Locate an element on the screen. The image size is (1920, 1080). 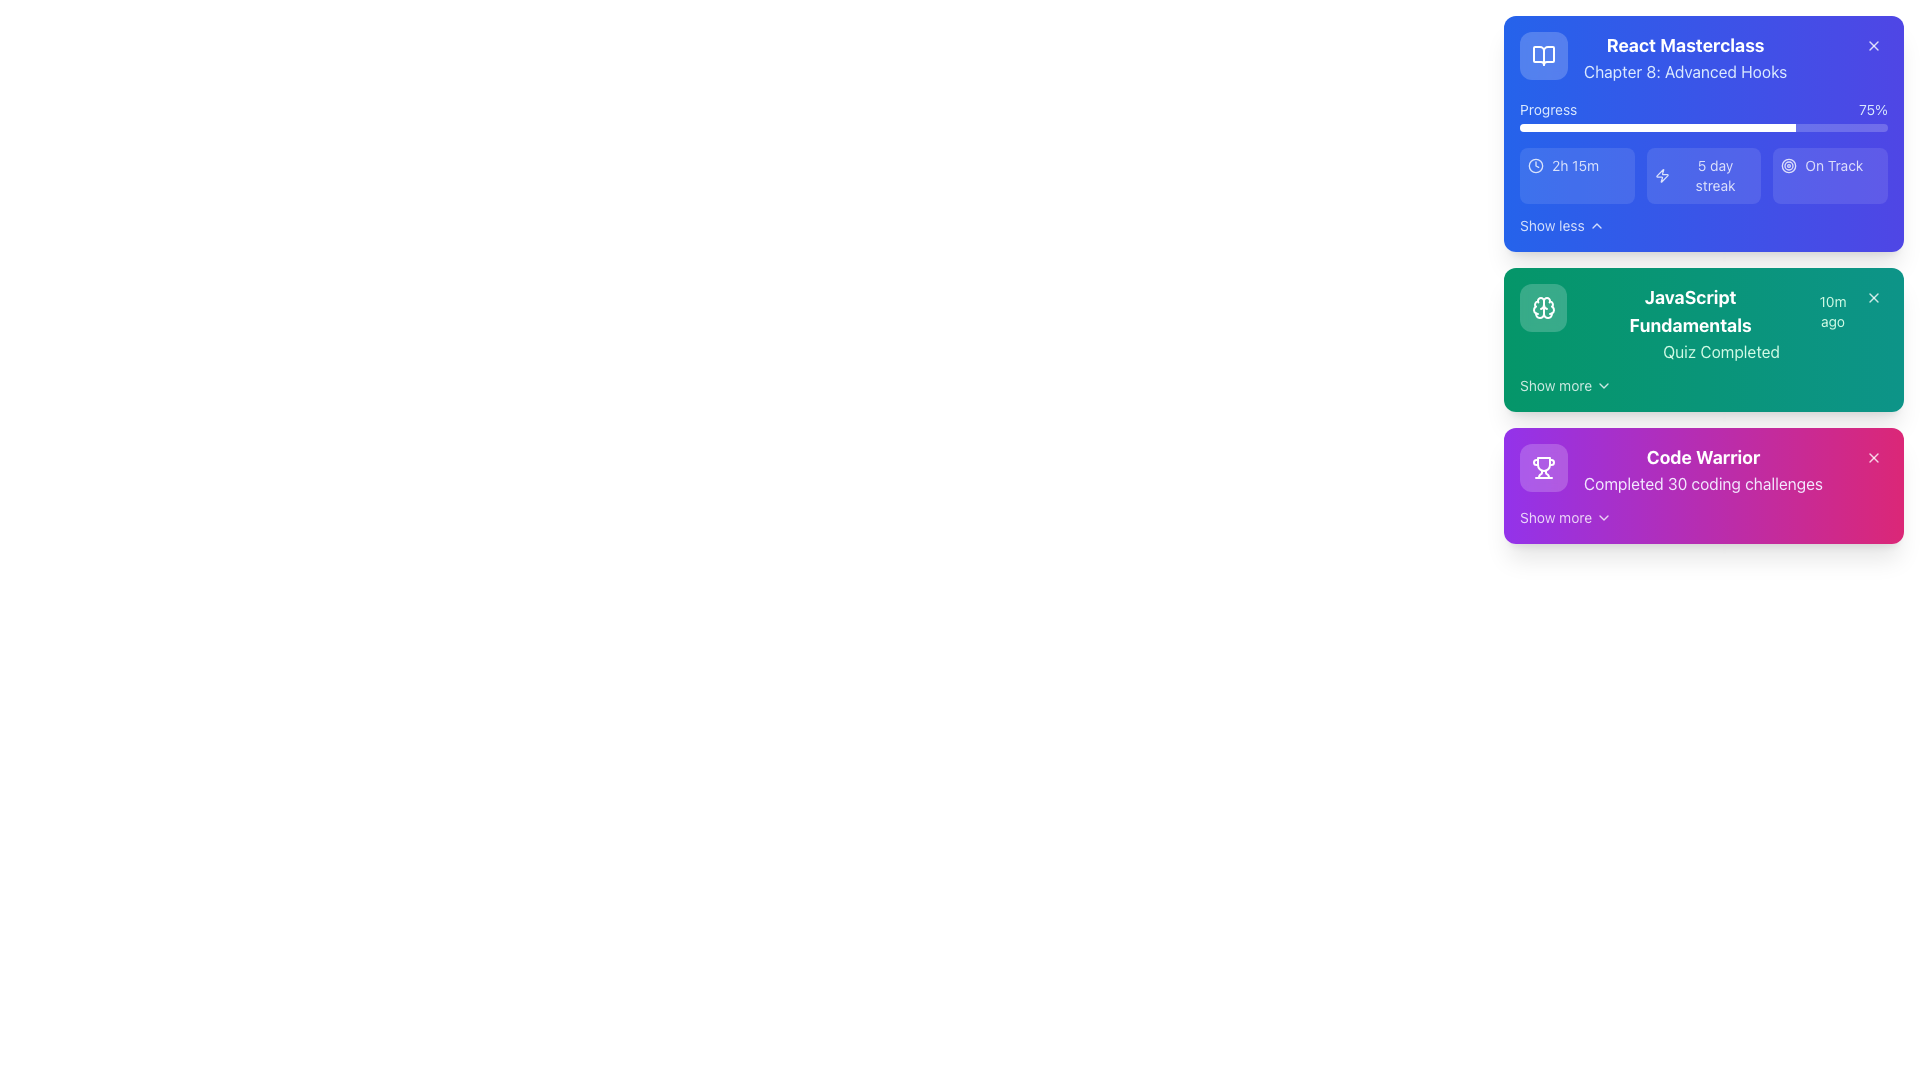
the text display area that contains 'JavaScript Fundamentals', '10m ago', and 'Quiz Completed' within the green rectangular card is located at coordinates (1720, 323).